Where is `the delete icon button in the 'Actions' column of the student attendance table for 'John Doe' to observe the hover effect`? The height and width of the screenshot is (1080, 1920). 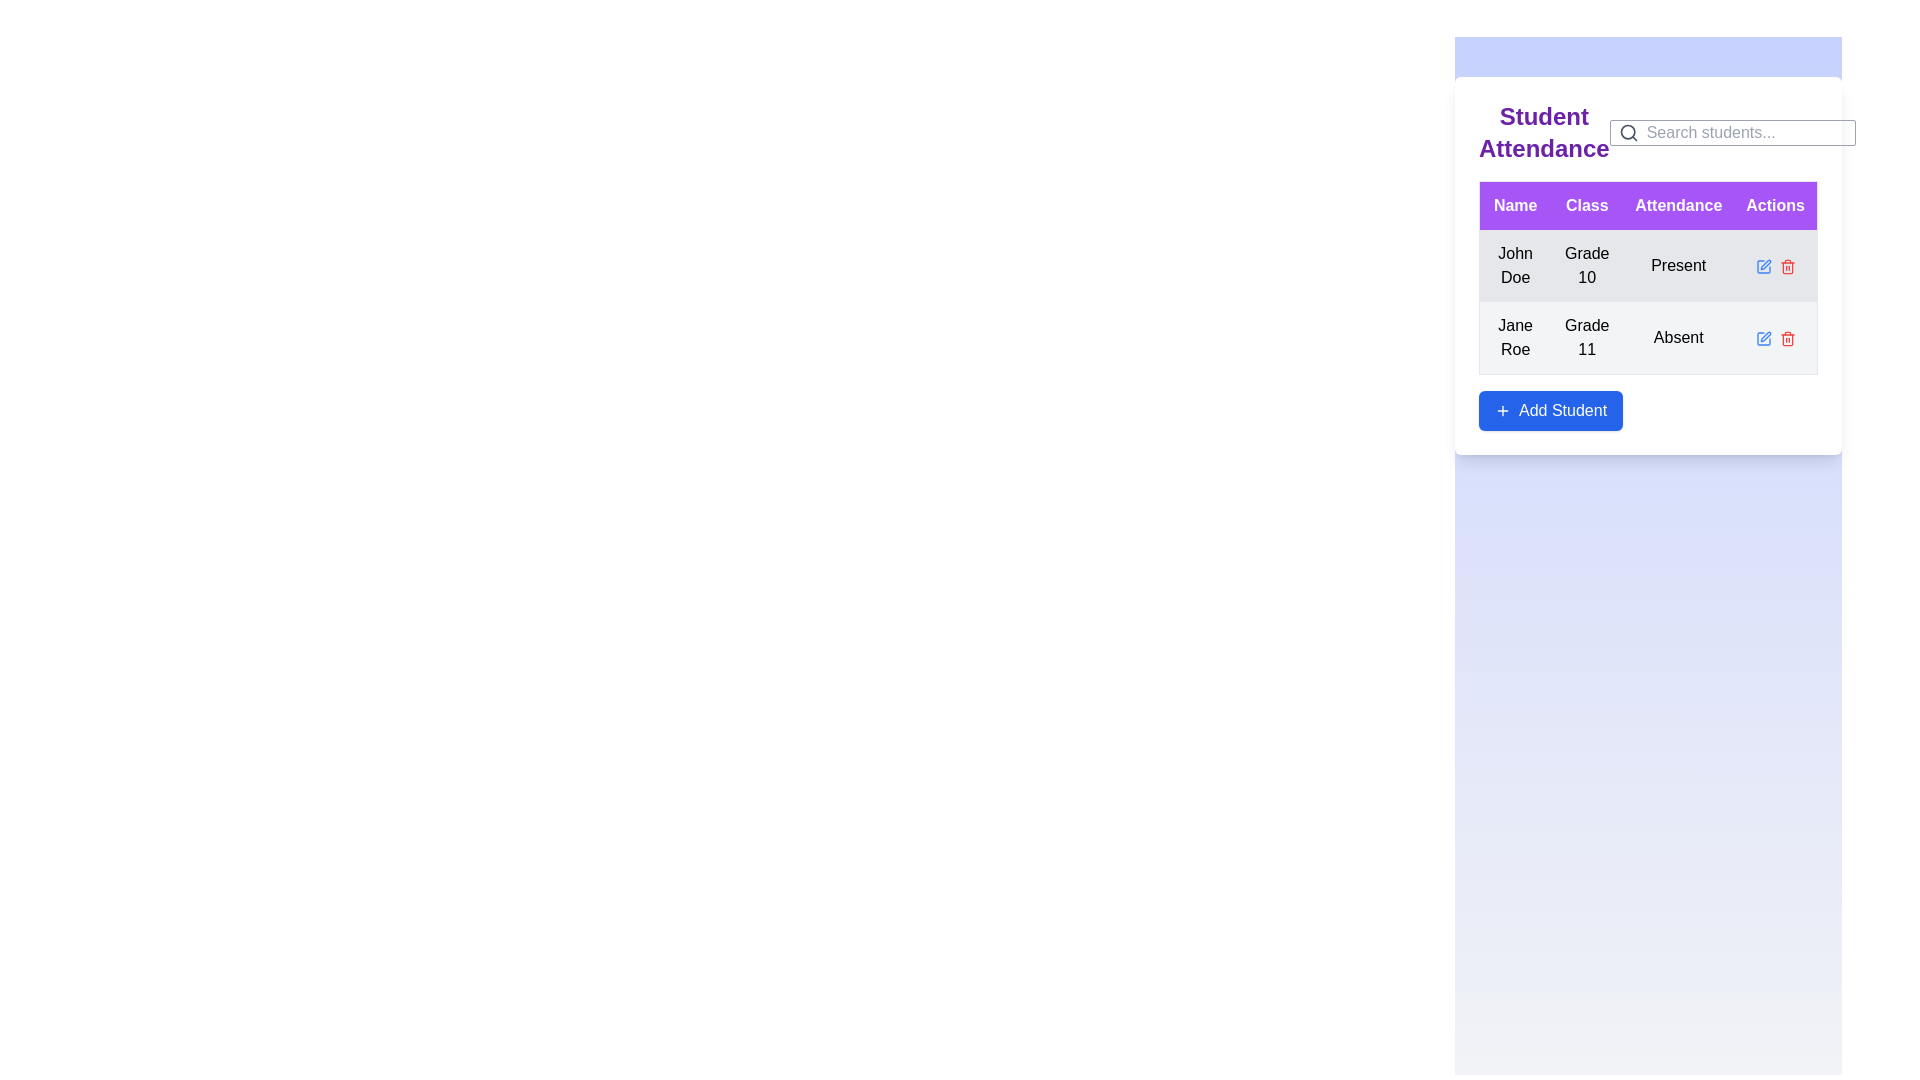
the delete icon button in the 'Actions' column of the student attendance table for 'John Doe' to observe the hover effect is located at coordinates (1787, 265).